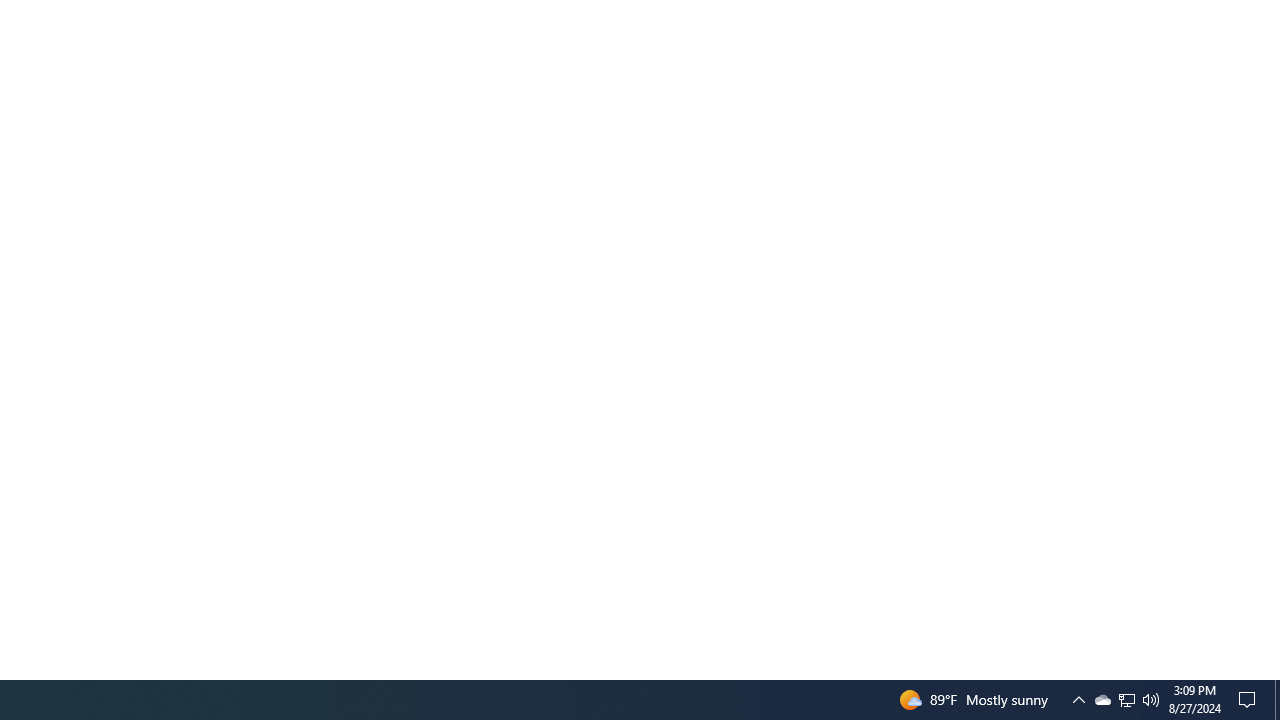 The height and width of the screenshot is (720, 1280). Describe the element at coordinates (1250, 698) in the screenshot. I see `'Show desktop'` at that location.